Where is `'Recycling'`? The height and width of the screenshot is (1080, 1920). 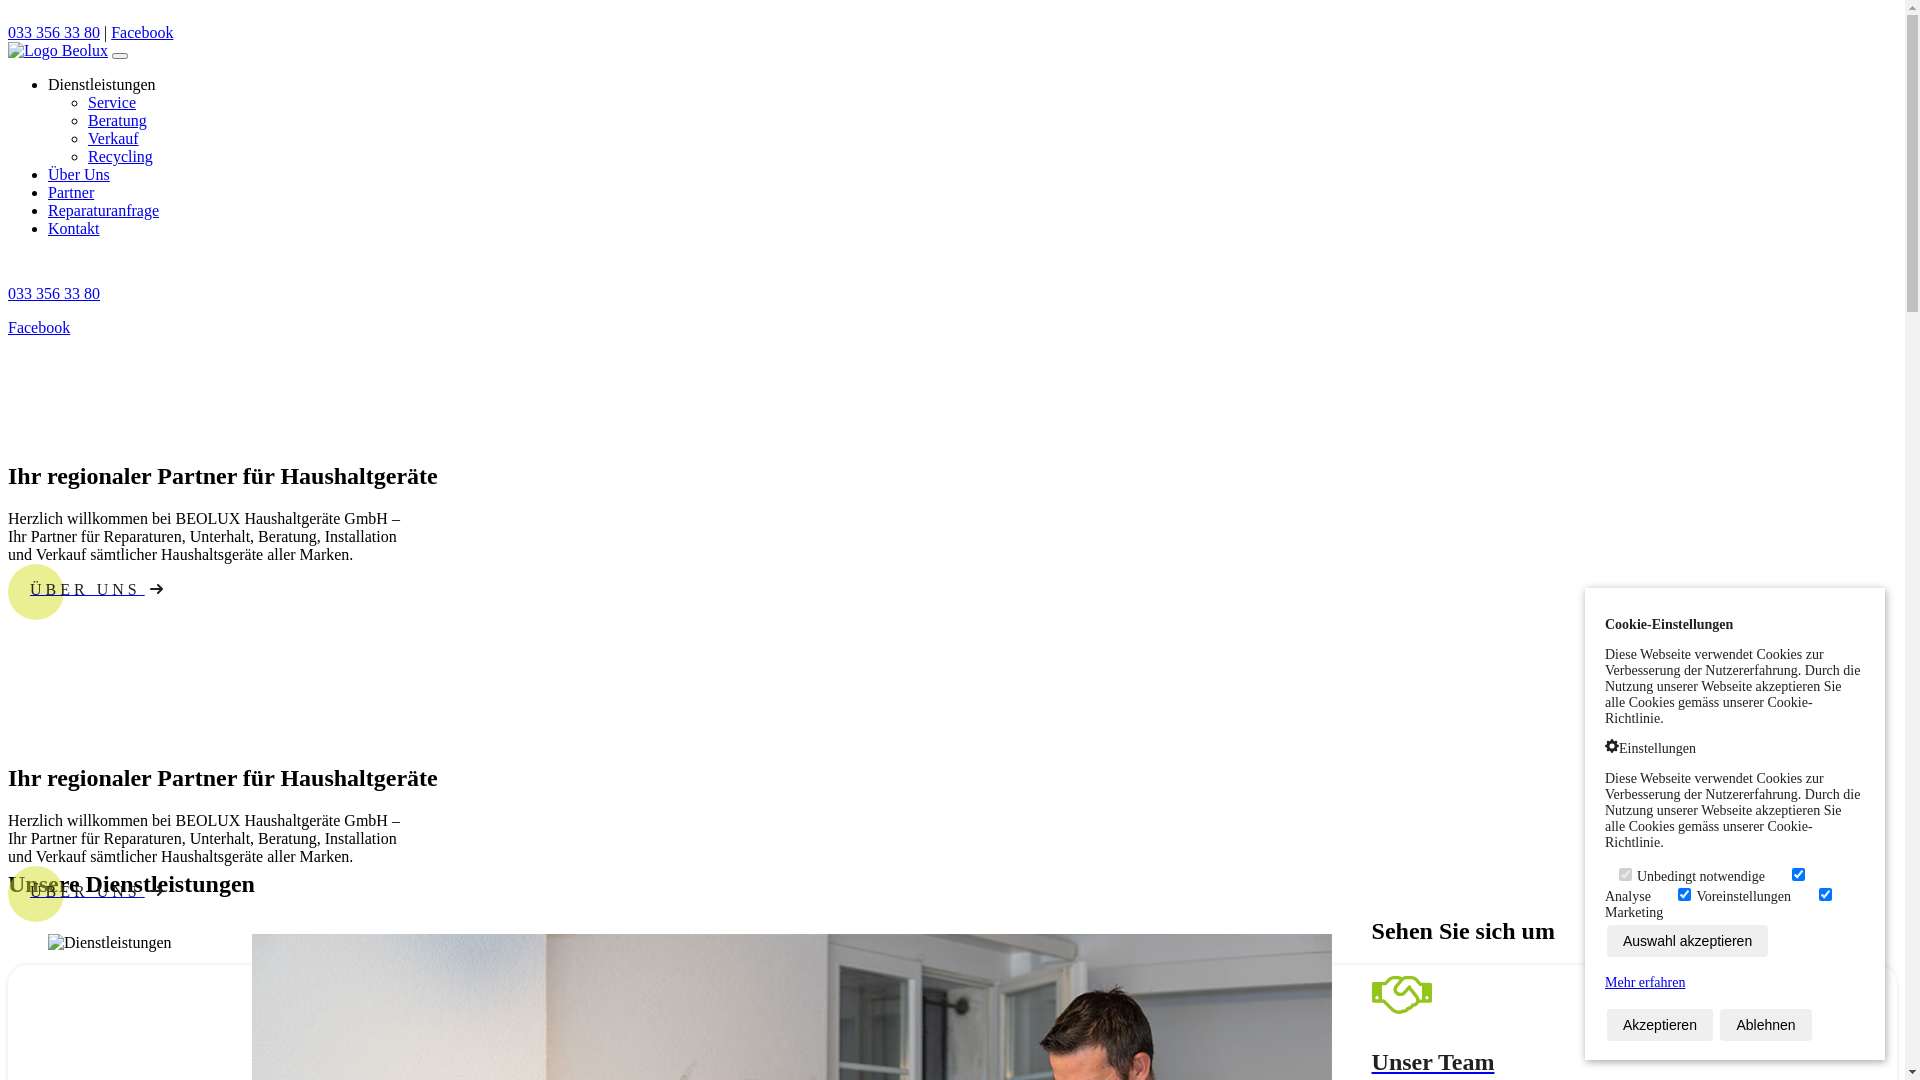
'Recycling' is located at coordinates (119, 155).